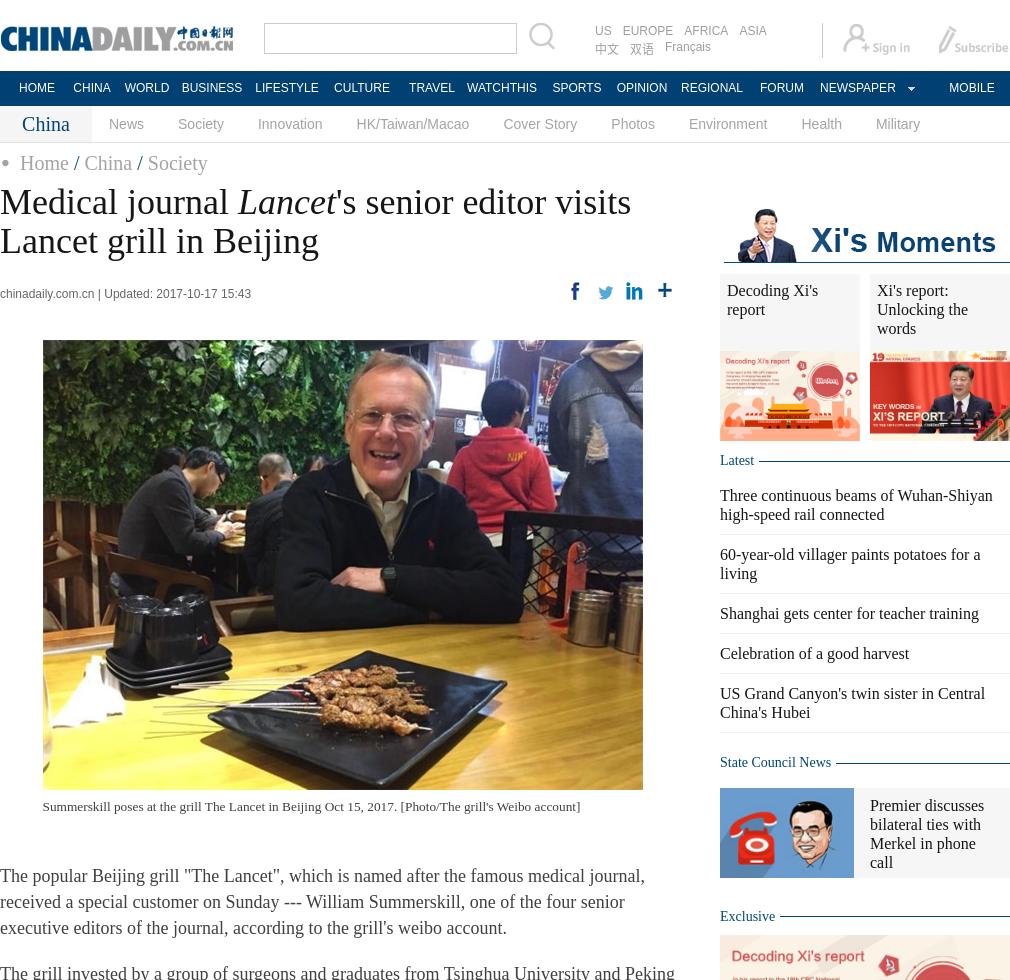  I want to click on 'HOME', so click(17, 88).